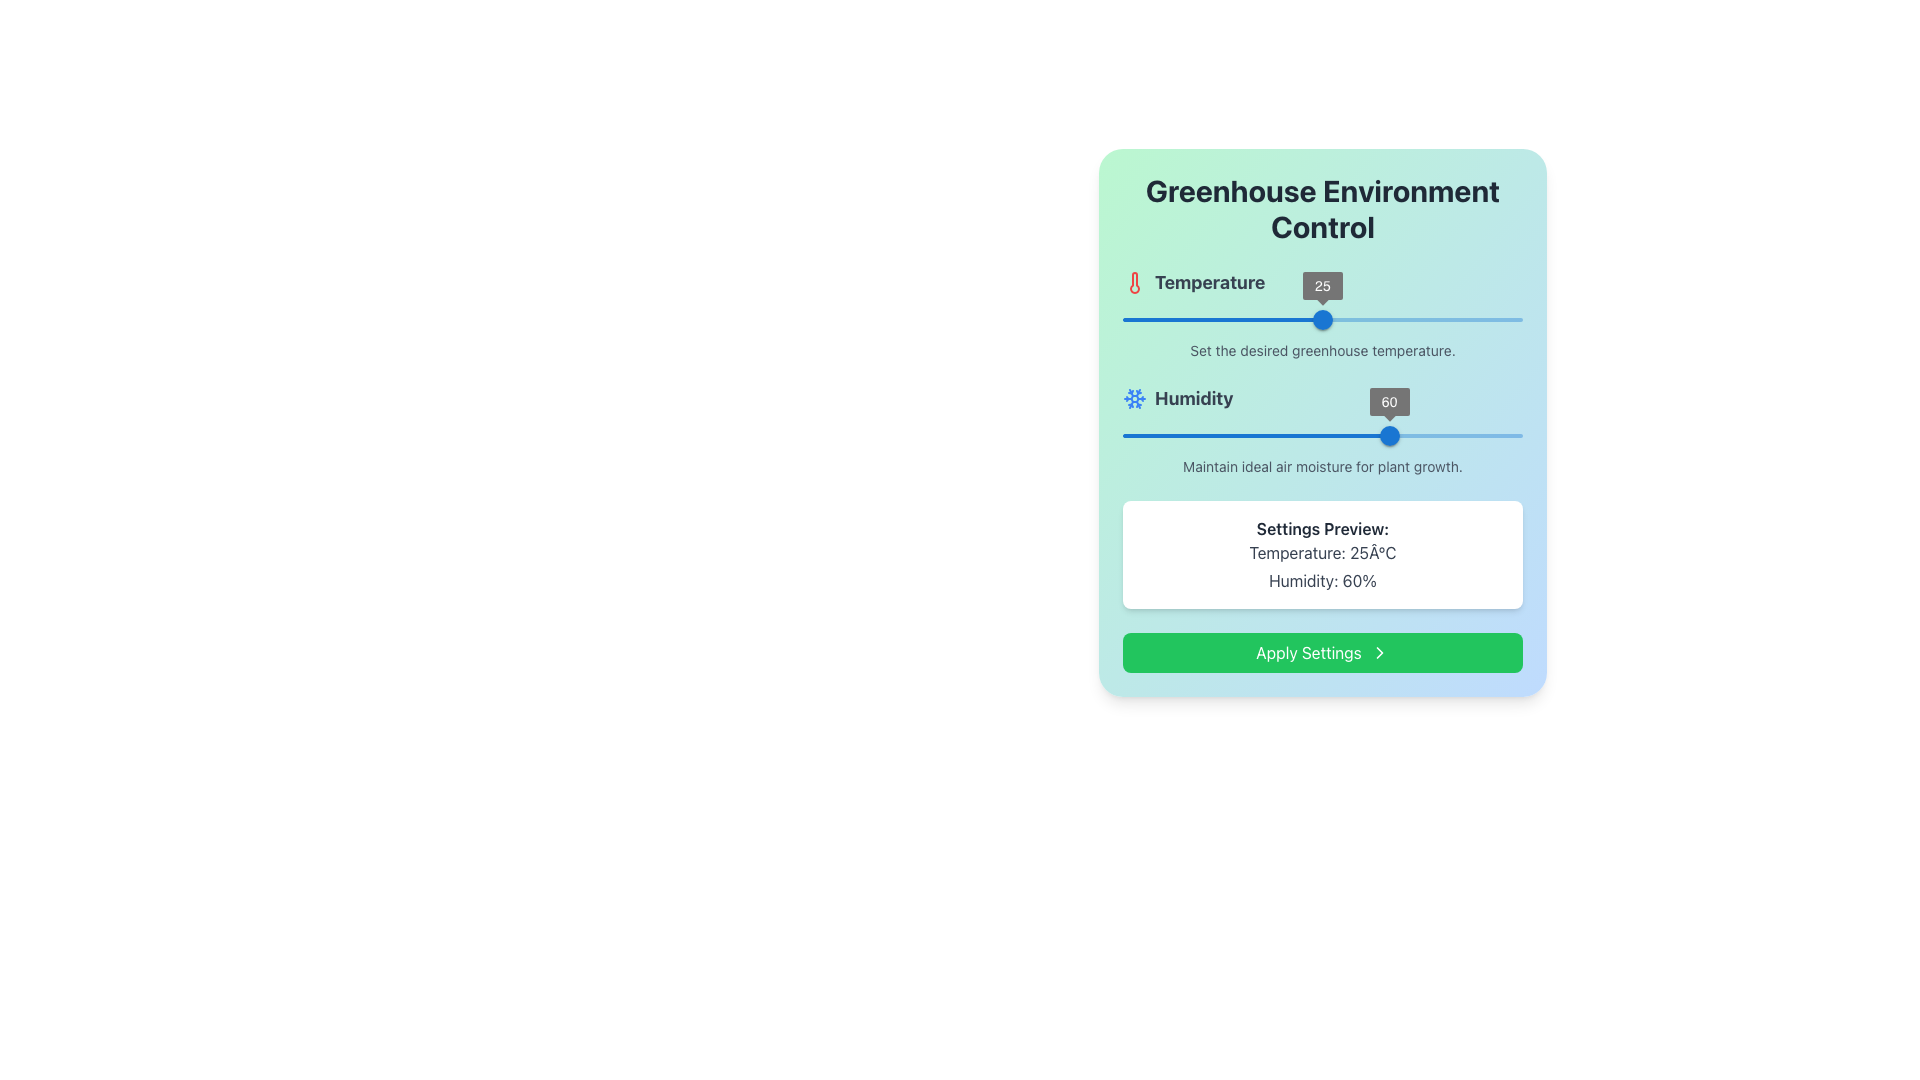  Describe the element at coordinates (1378, 652) in the screenshot. I see `the chevron icon located on the extreme right side of the 'Apply Settings' button to apply the settings` at that location.